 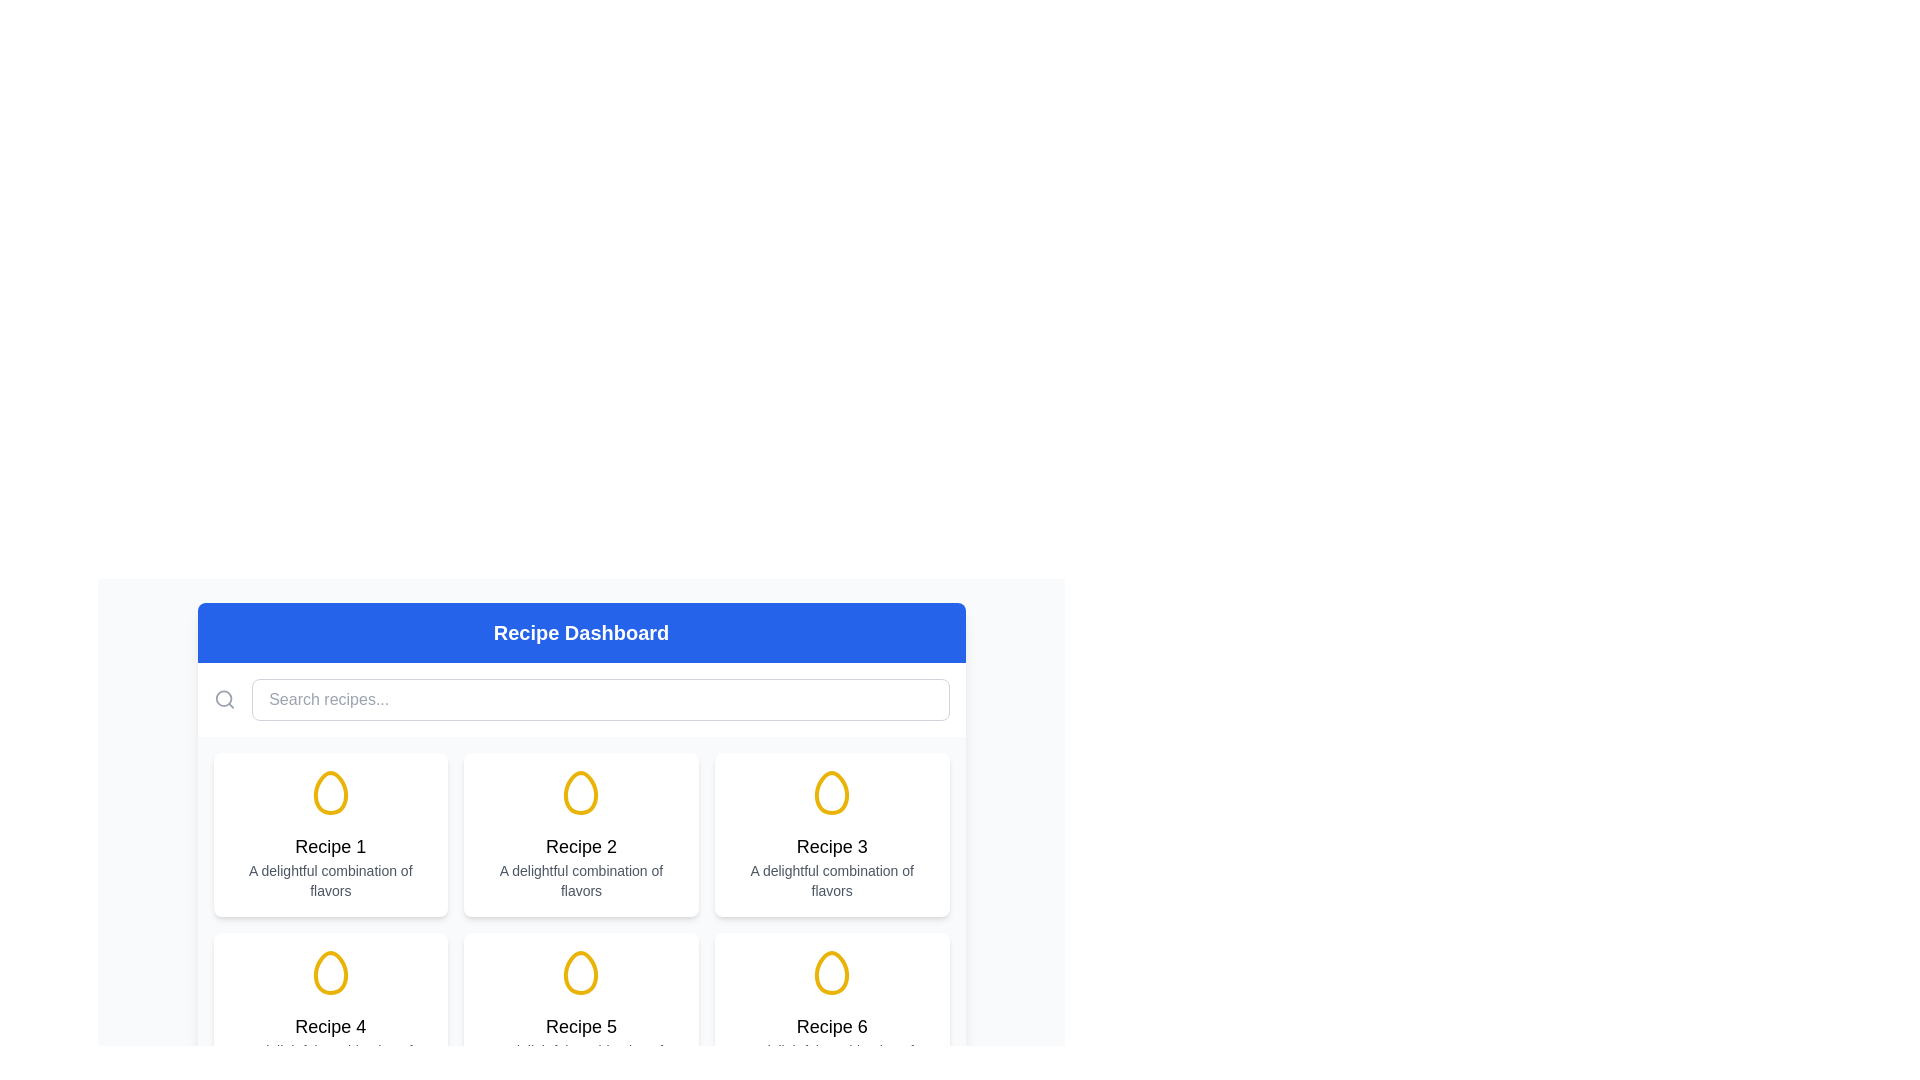 What do you see at coordinates (832, 834) in the screenshot?
I see `the card with a white background, rounded corners, and a yellow egg icon at the top, labeled 'Recipe 3'` at bounding box center [832, 834].